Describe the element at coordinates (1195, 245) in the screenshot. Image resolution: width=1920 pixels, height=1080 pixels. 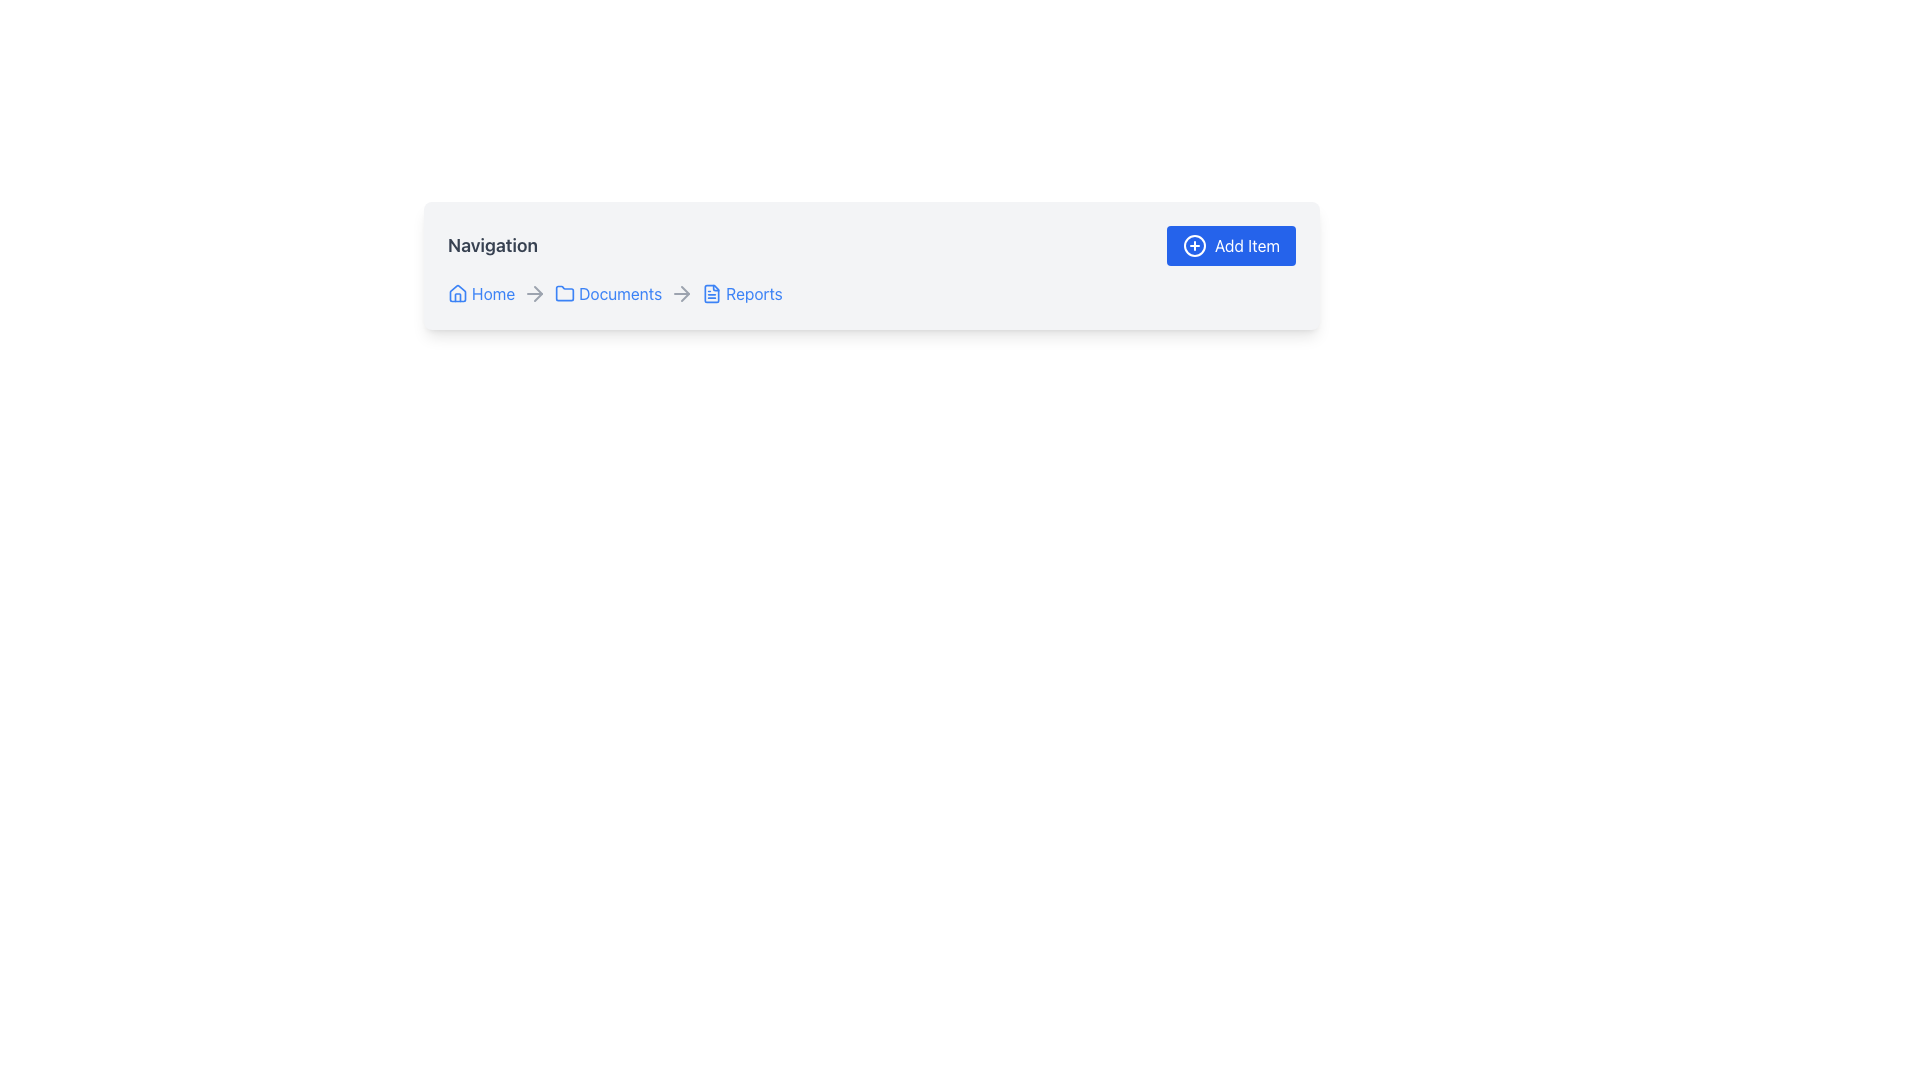
I see `the circular component of the 'Add Item' button located at the top-right corner of the interface` at that location.